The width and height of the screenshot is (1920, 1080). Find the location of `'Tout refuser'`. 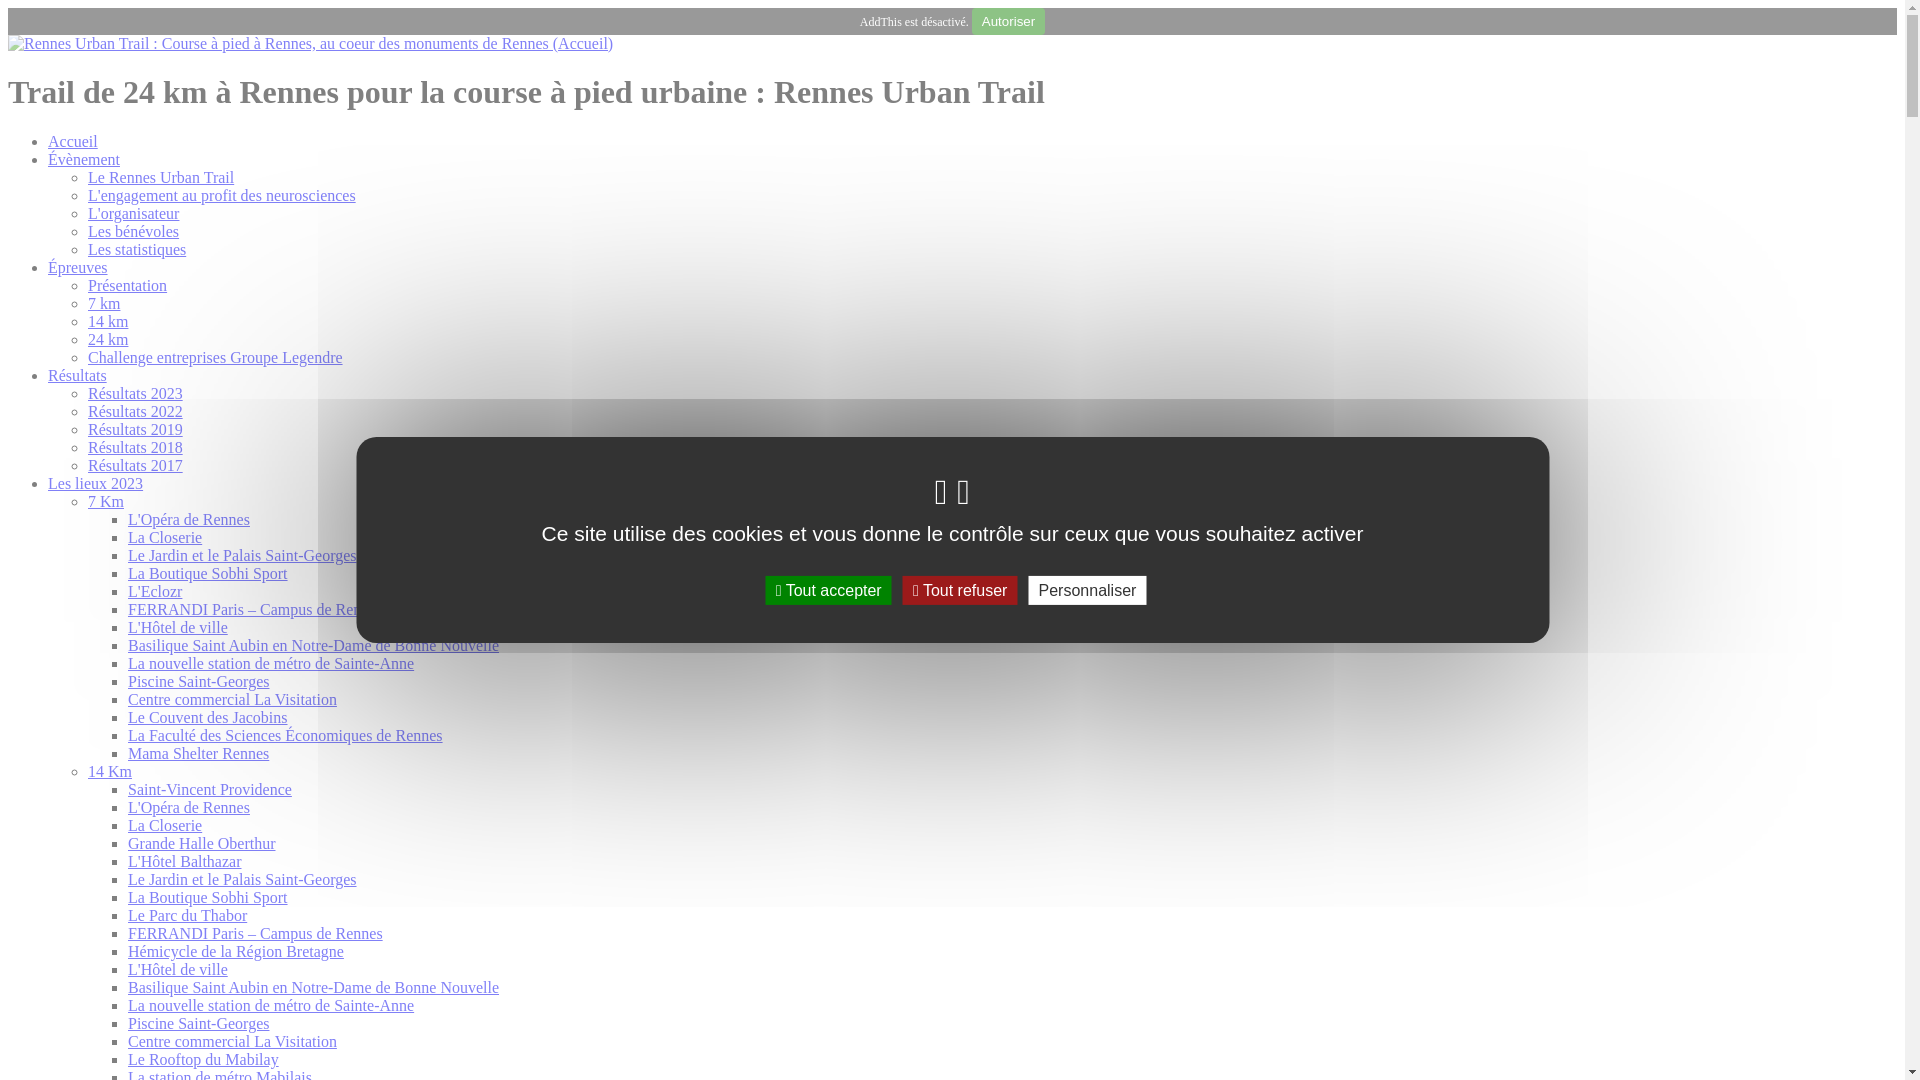

'Tout refuser' is located at coordinates (960, 589).